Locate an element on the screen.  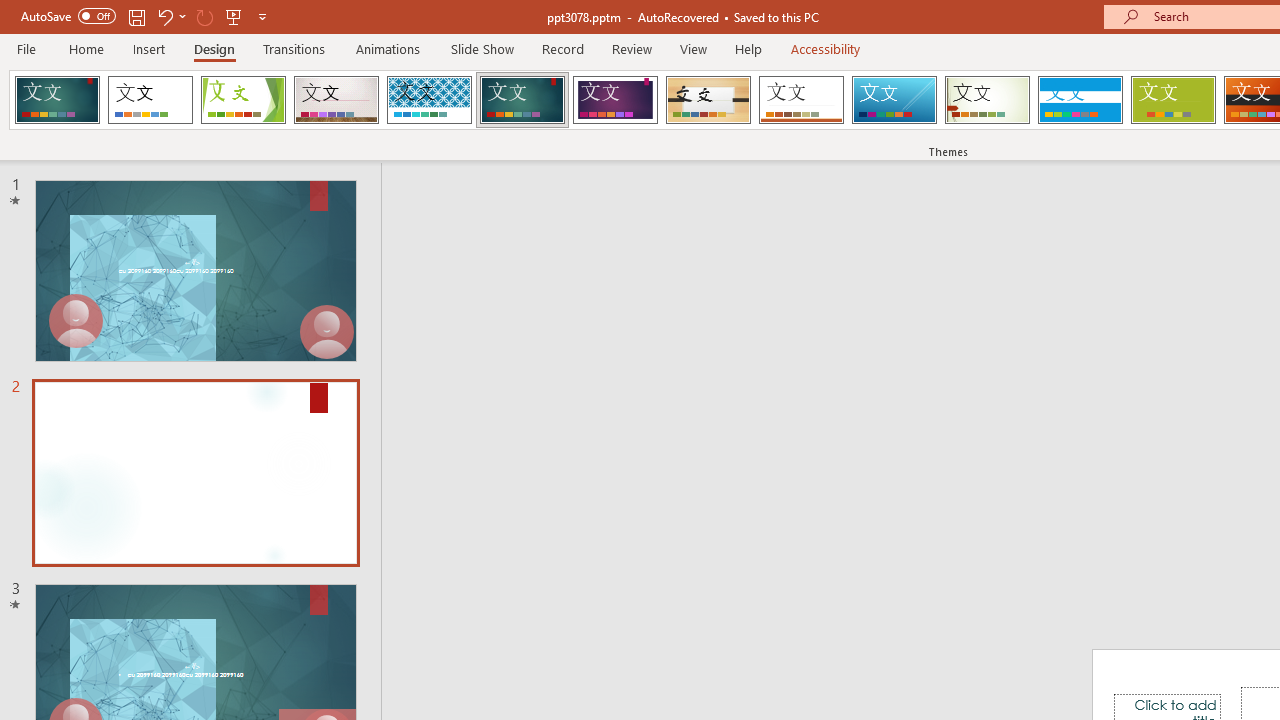
'Ion' is located at coordinates (522, 100).